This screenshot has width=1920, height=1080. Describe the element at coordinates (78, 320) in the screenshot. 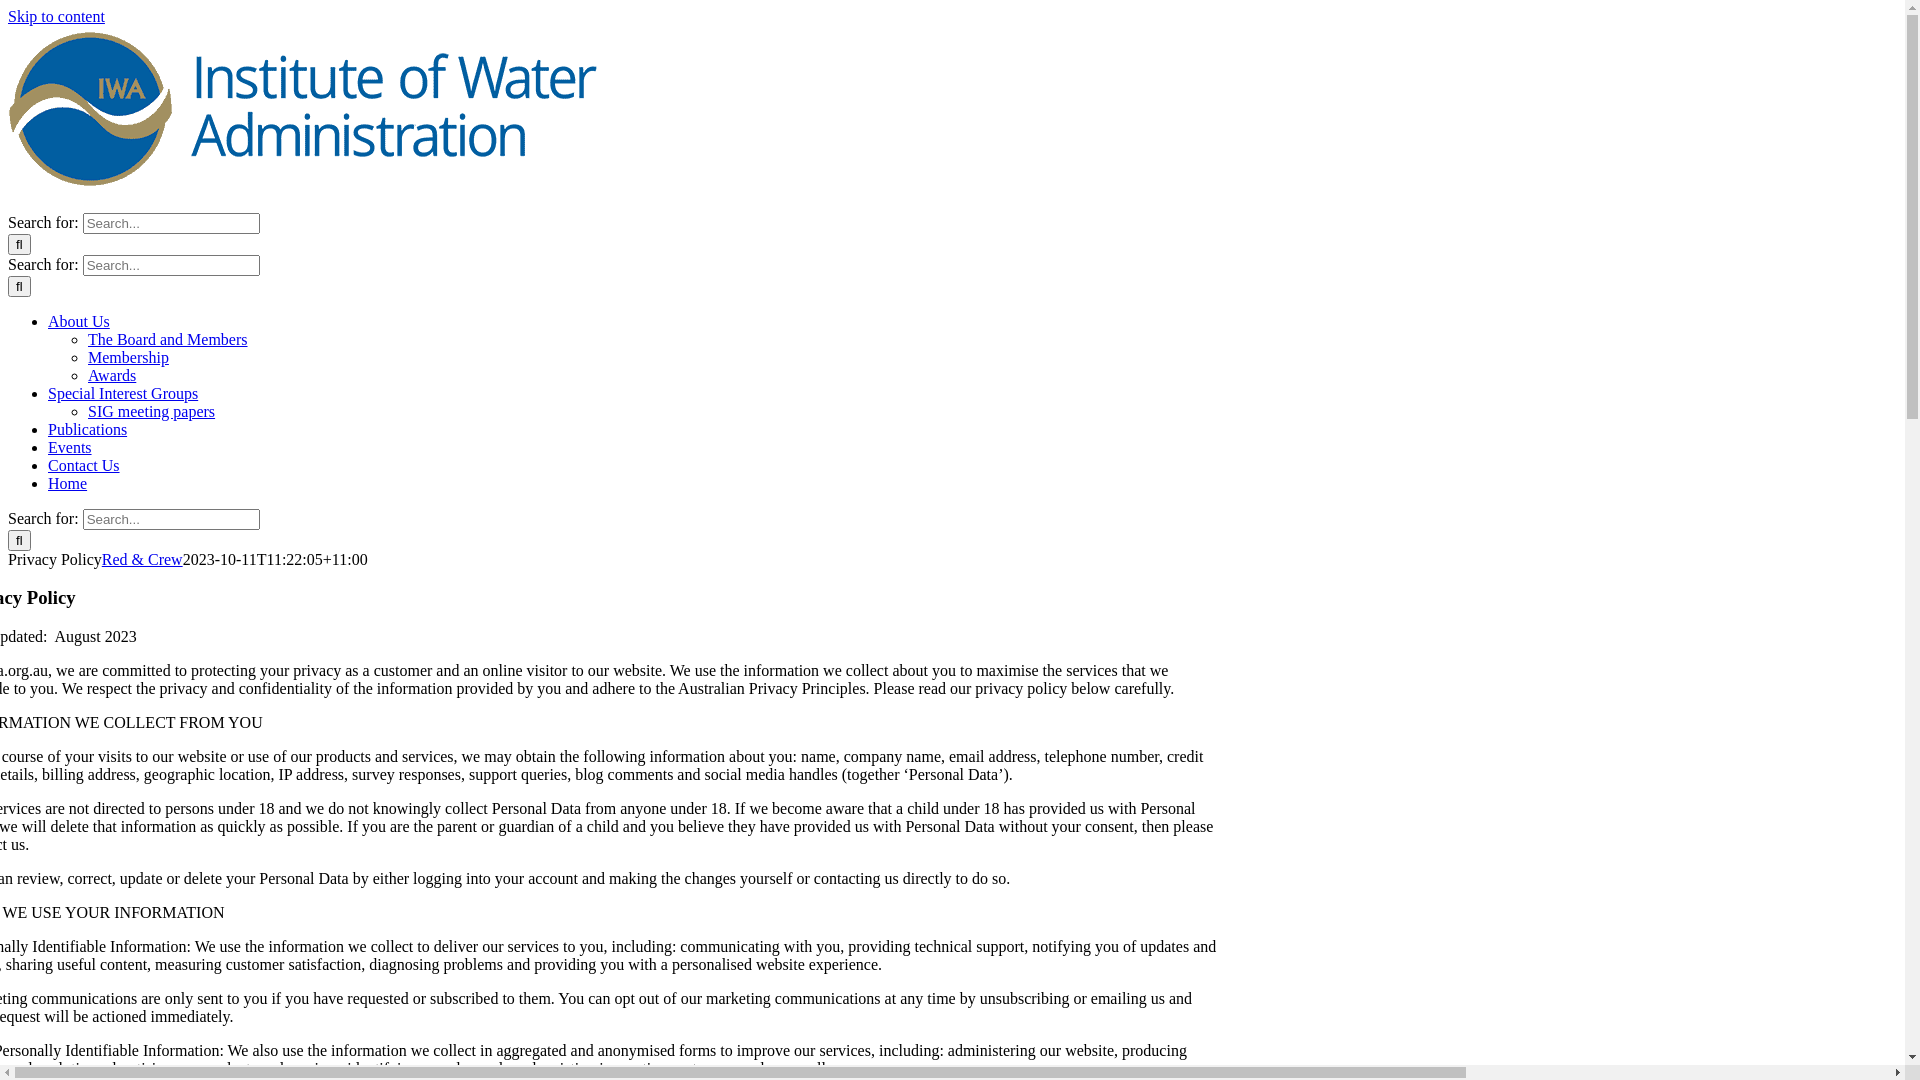

I see `'About Us'` at that location.